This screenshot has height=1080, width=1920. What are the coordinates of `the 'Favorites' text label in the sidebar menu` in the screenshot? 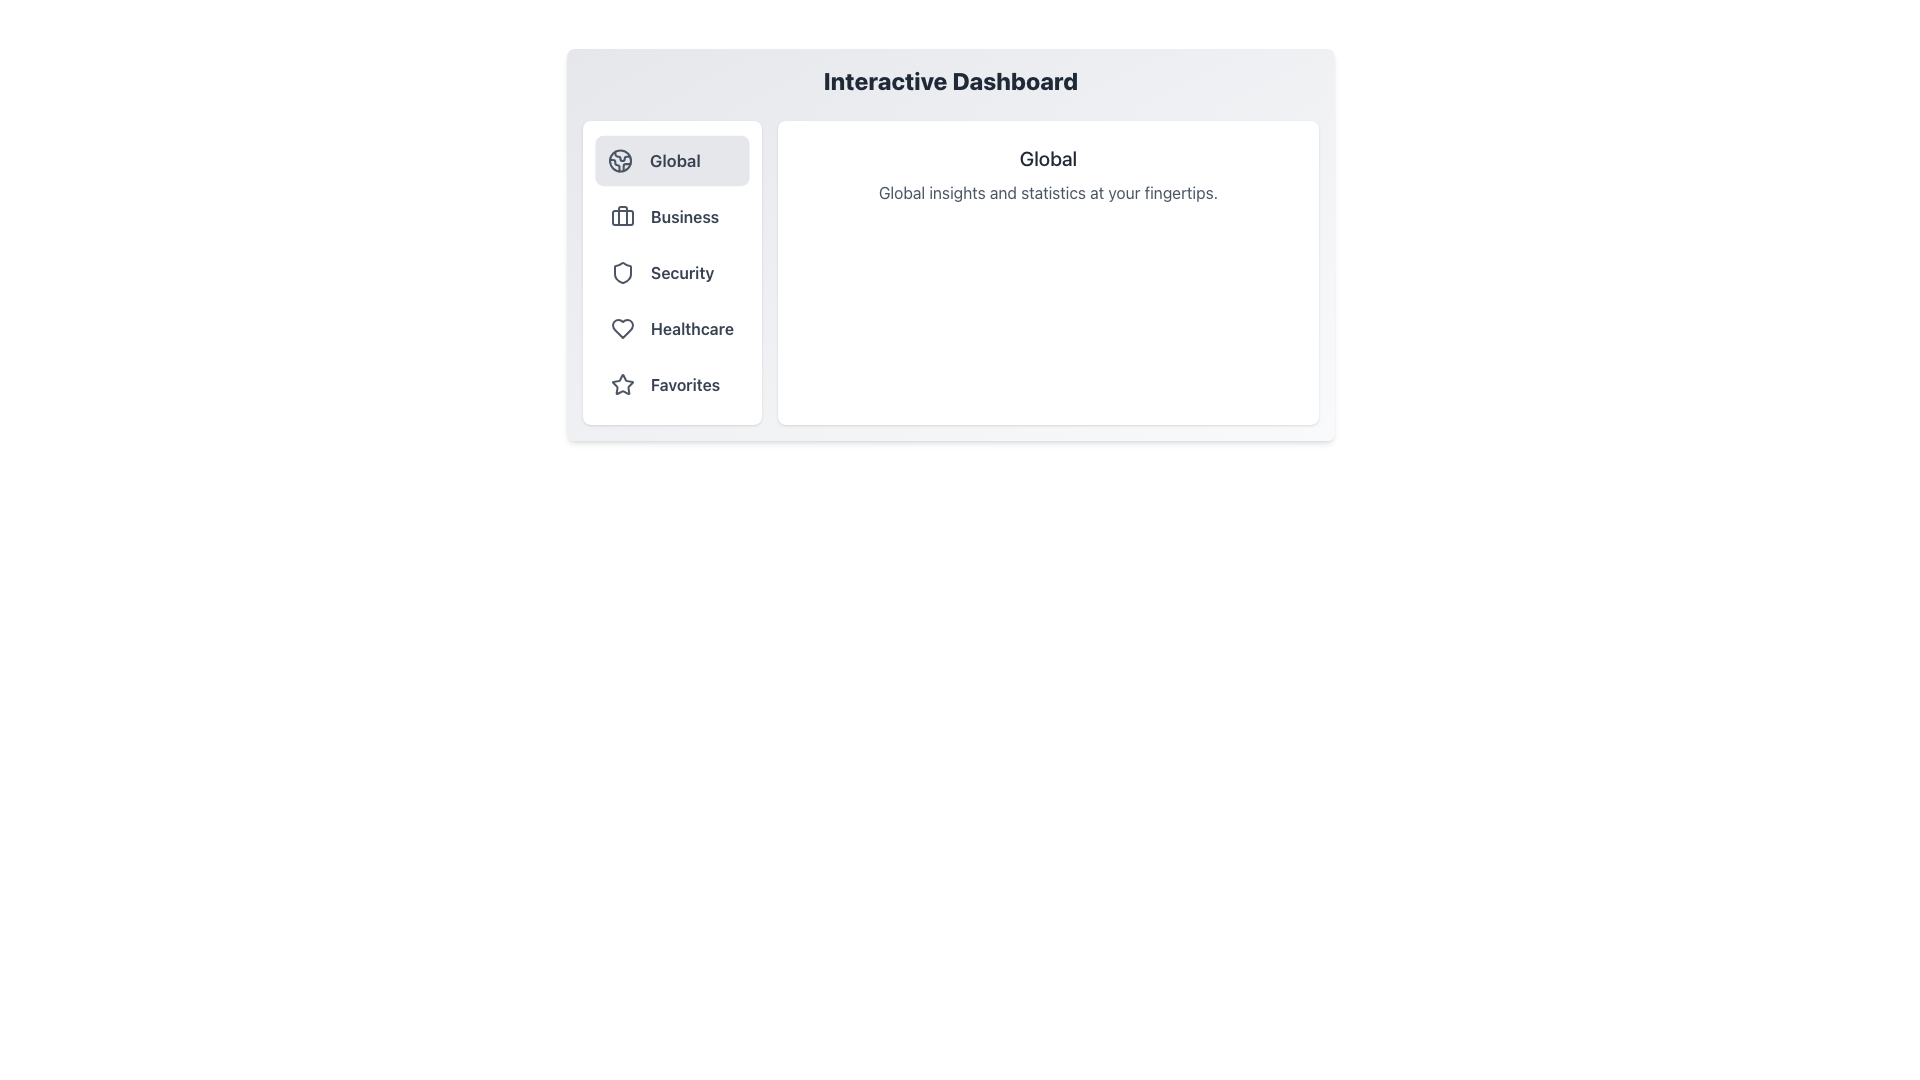 It's located at (685, 385).